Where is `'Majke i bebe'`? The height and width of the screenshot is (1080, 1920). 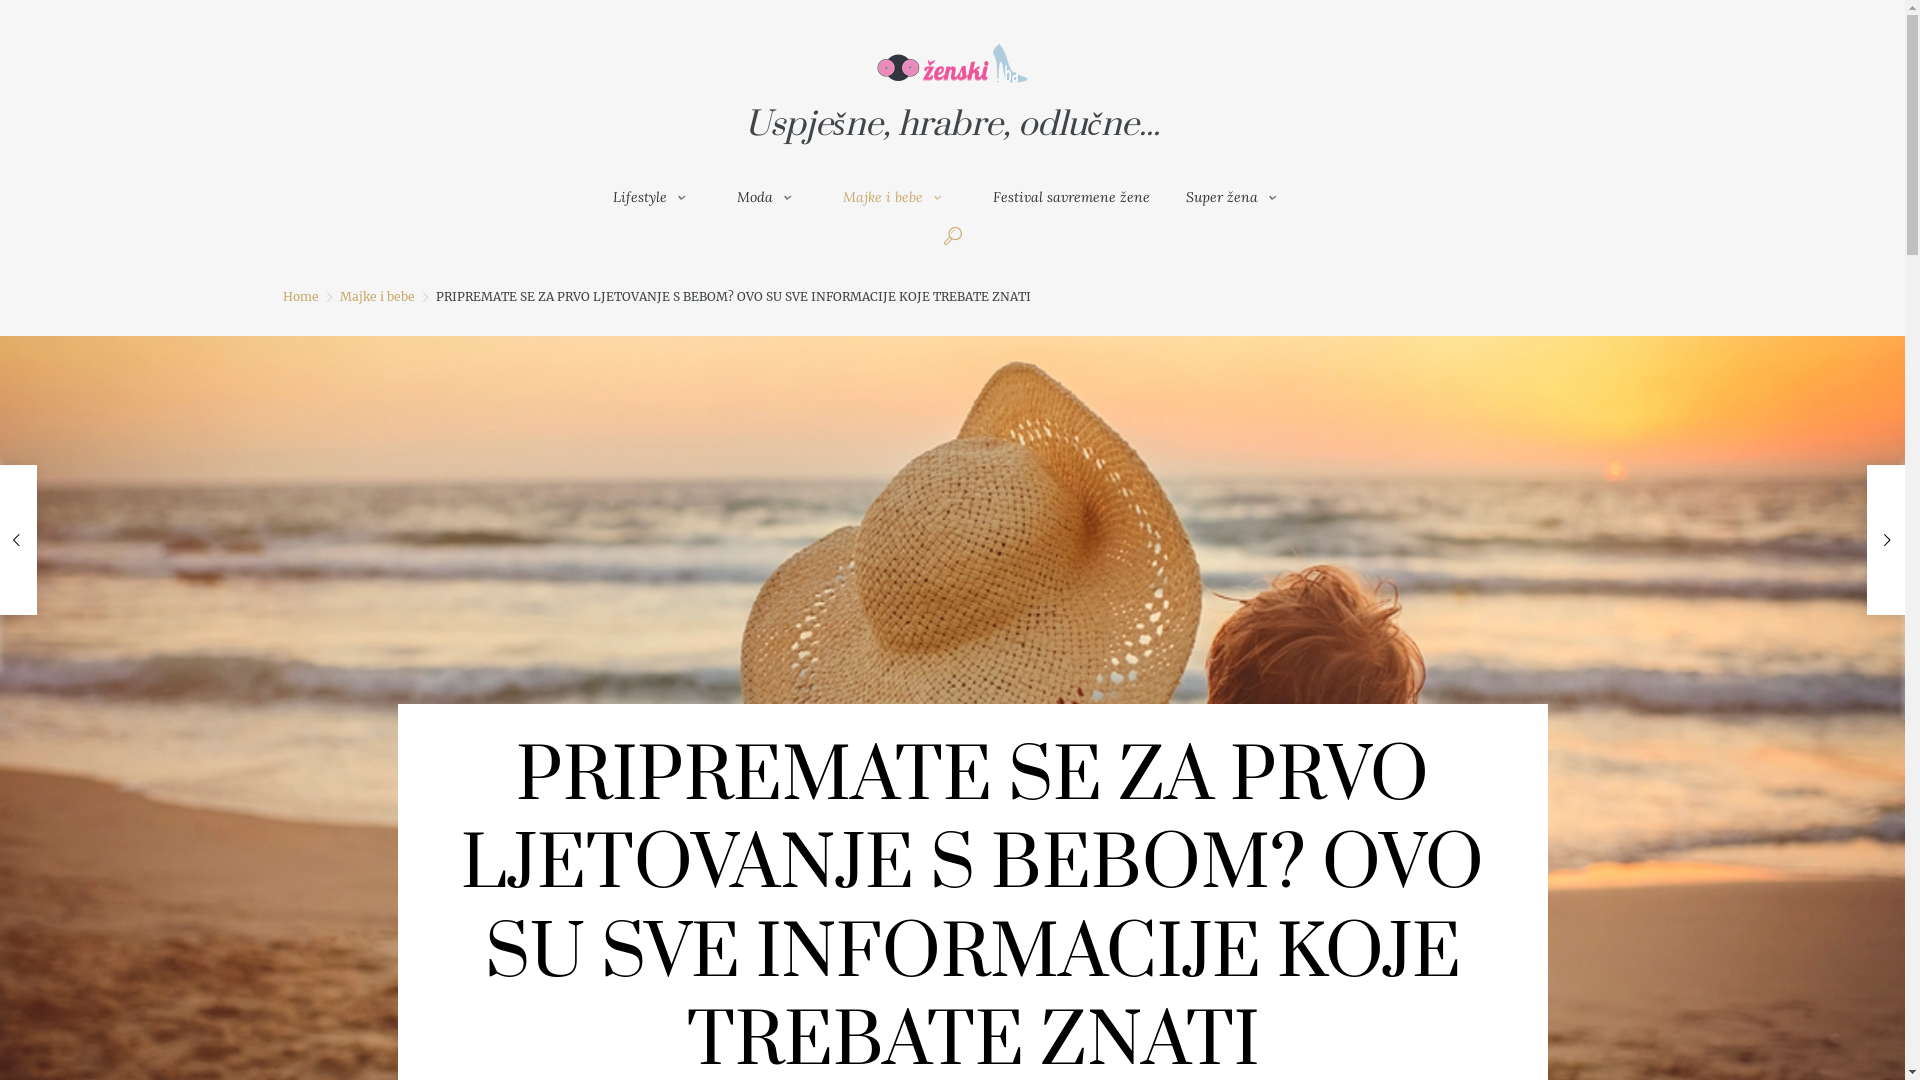
'Majke i bebe' is located at coordinates (377, 296).